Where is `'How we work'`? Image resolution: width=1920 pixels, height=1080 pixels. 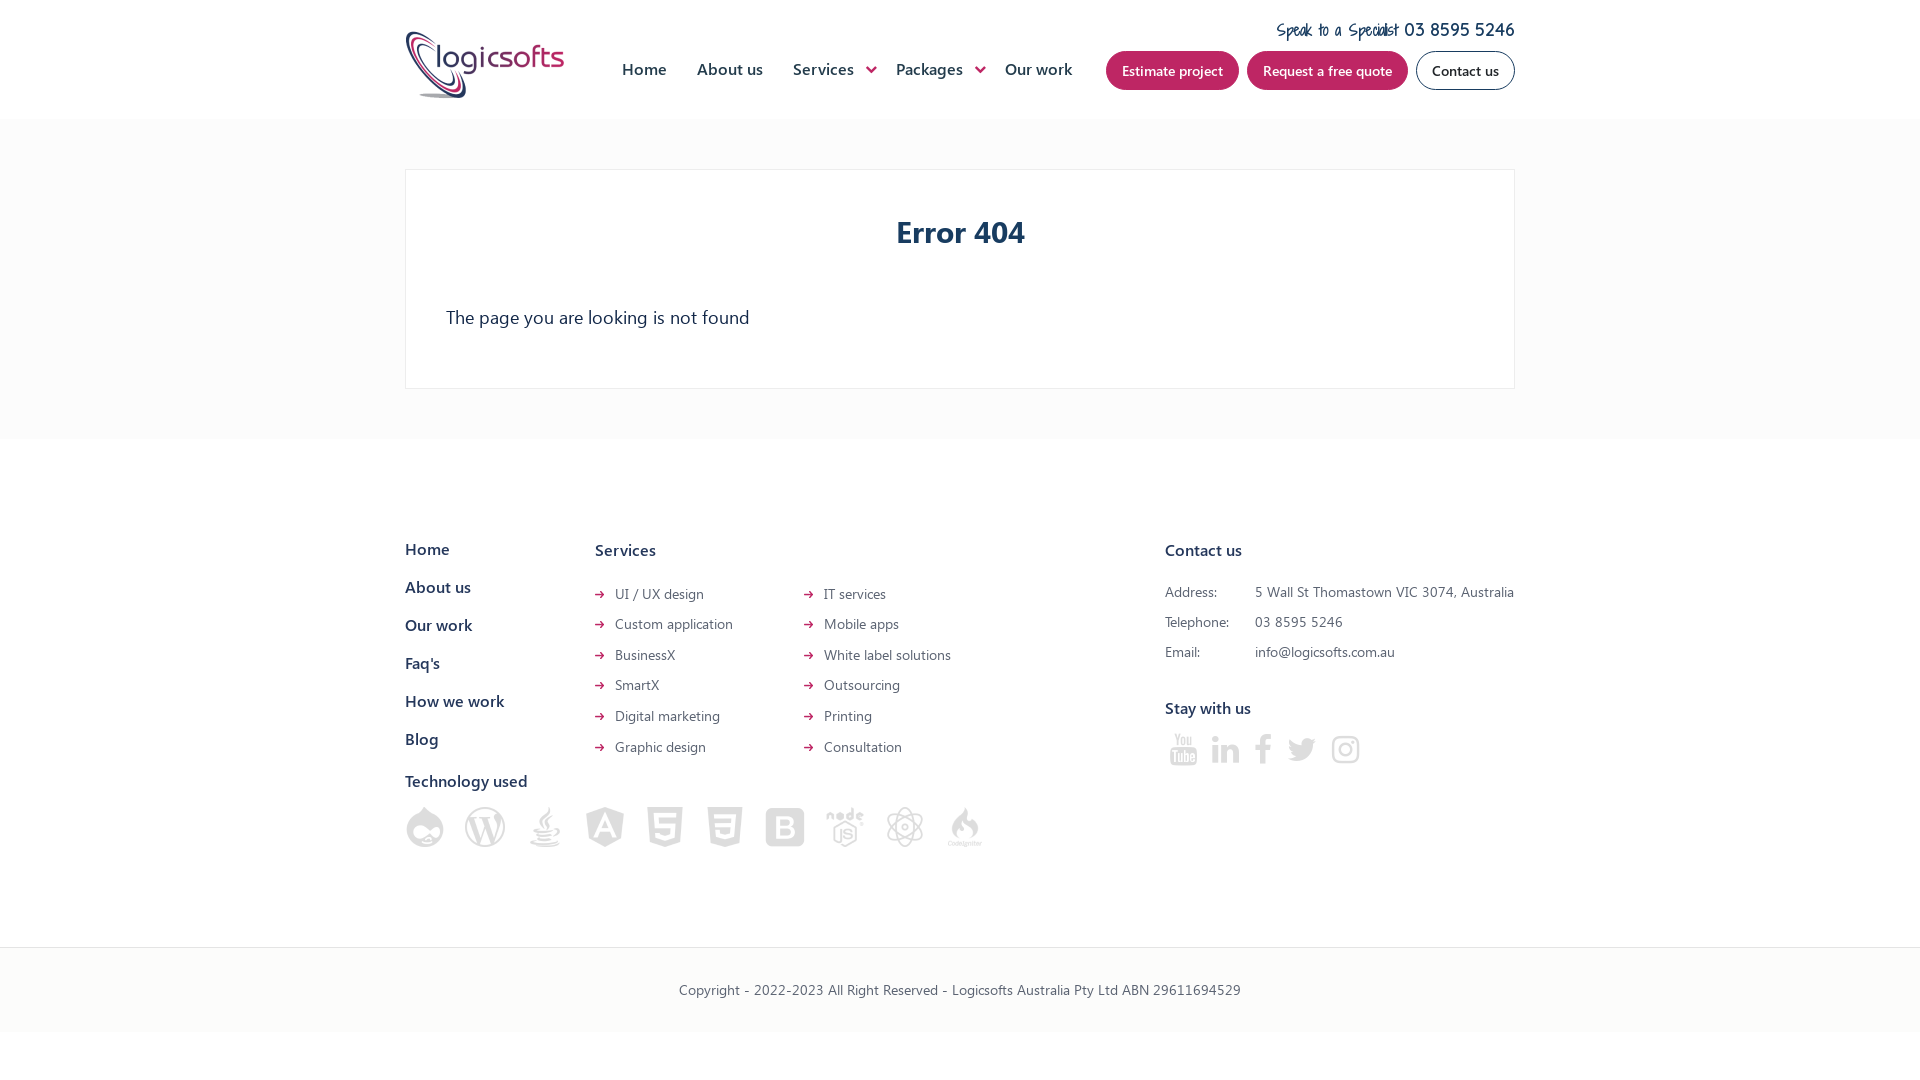 'How we work' is located at coordinates (453, 699).